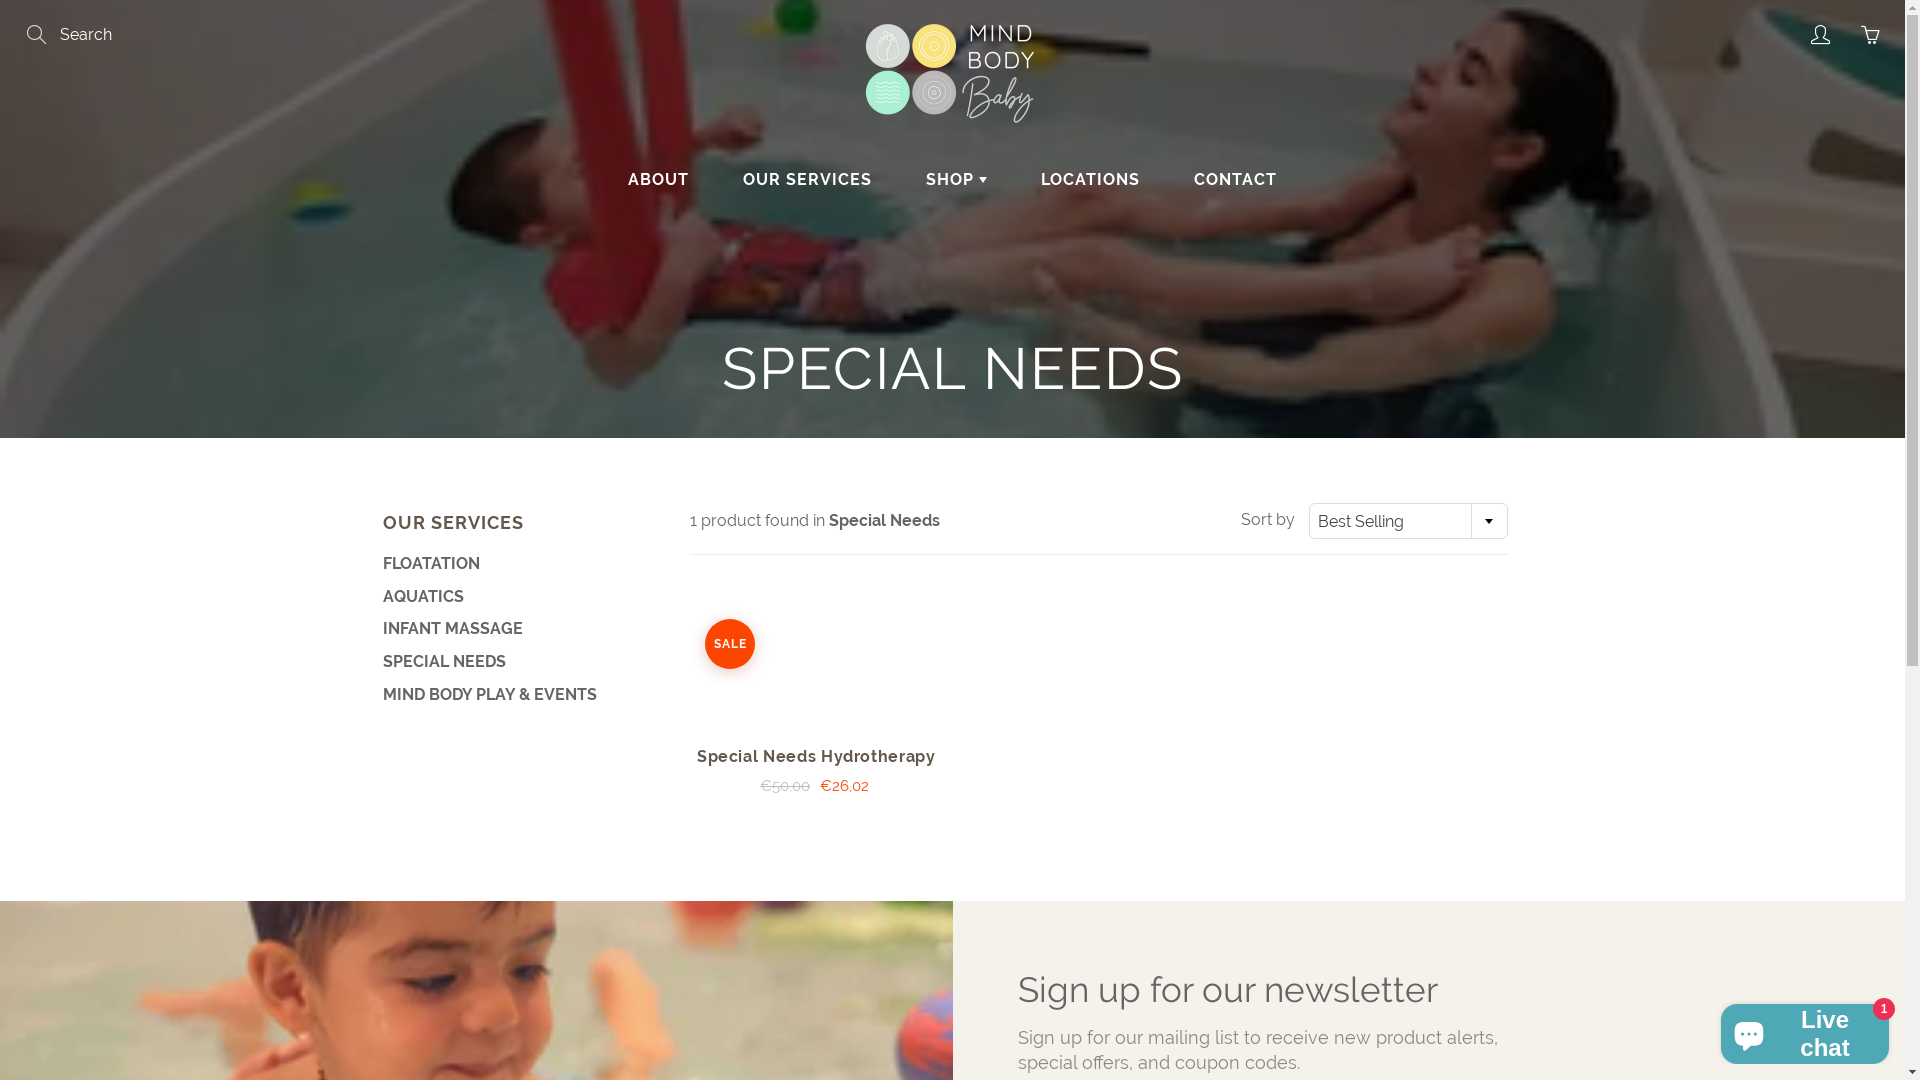 The image size is (1920, 1080). What do you see at coordinates (513, 694) in the screenshot?
I see `'MIND BODY PLAY & EVENTS'` at bounding box center [513, 694].